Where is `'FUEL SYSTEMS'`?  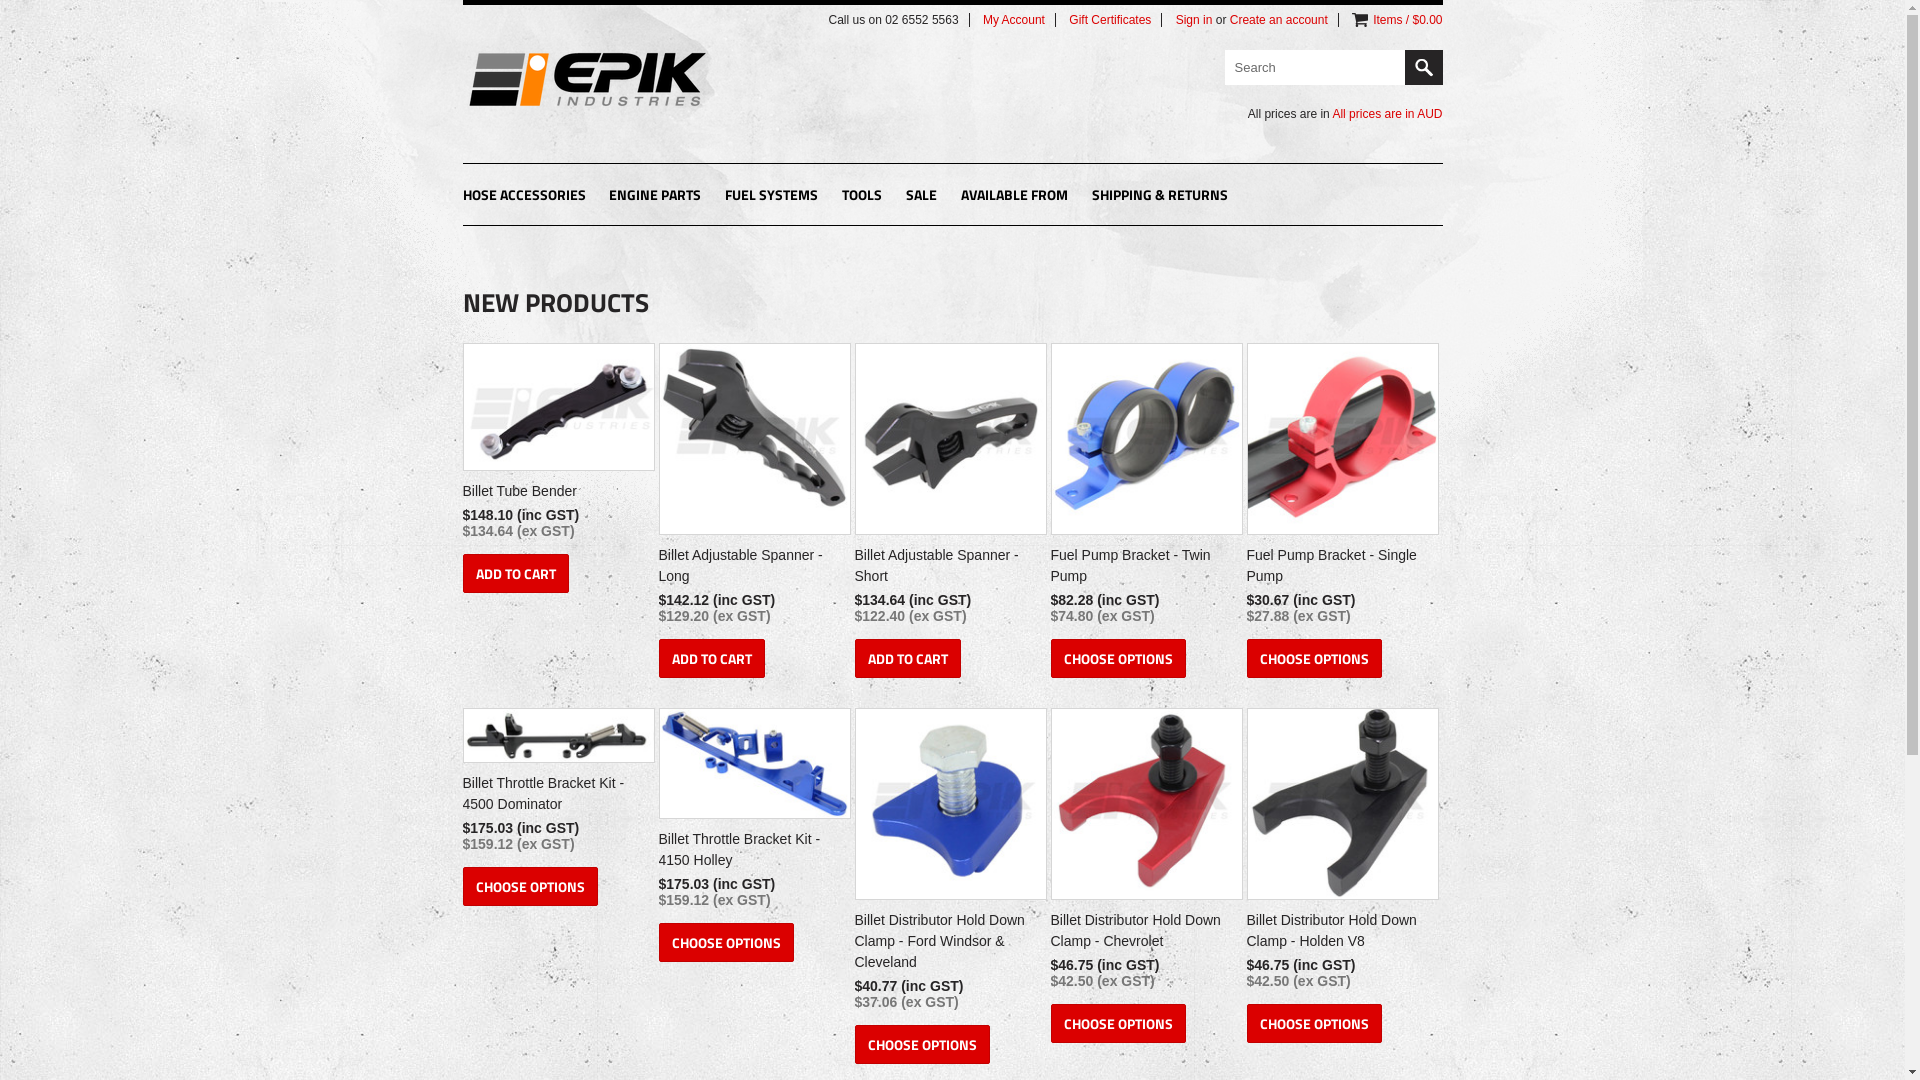
'FUEL SYSTEMS' is located at coordinates (770, 196).